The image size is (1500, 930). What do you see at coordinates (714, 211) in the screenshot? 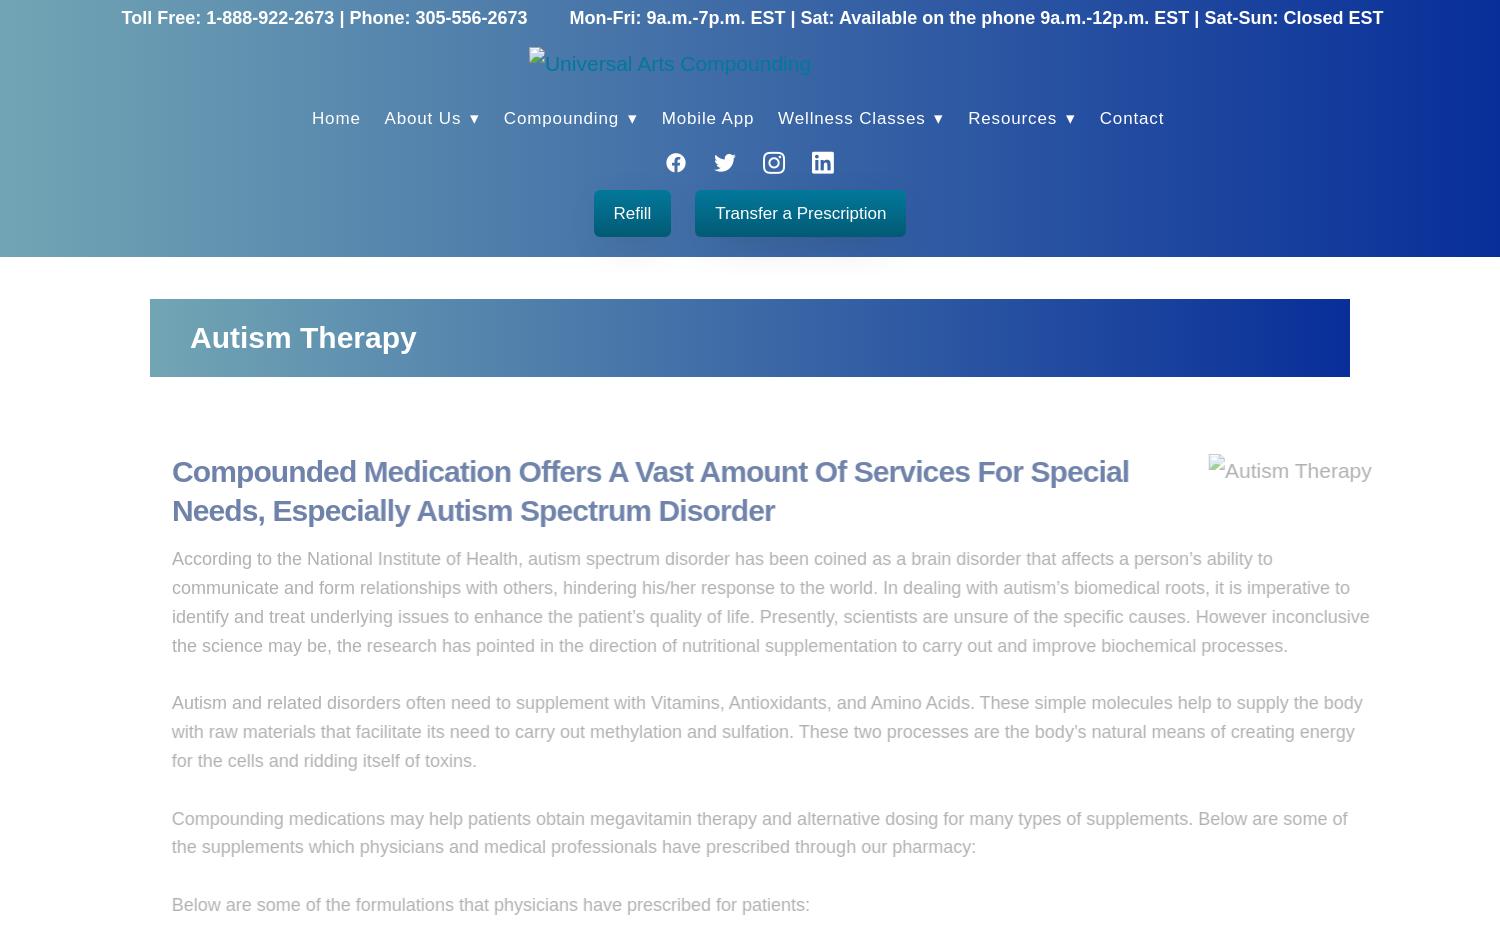
I see `'Transfer a Prescription'` at bounding box center [714, 211].